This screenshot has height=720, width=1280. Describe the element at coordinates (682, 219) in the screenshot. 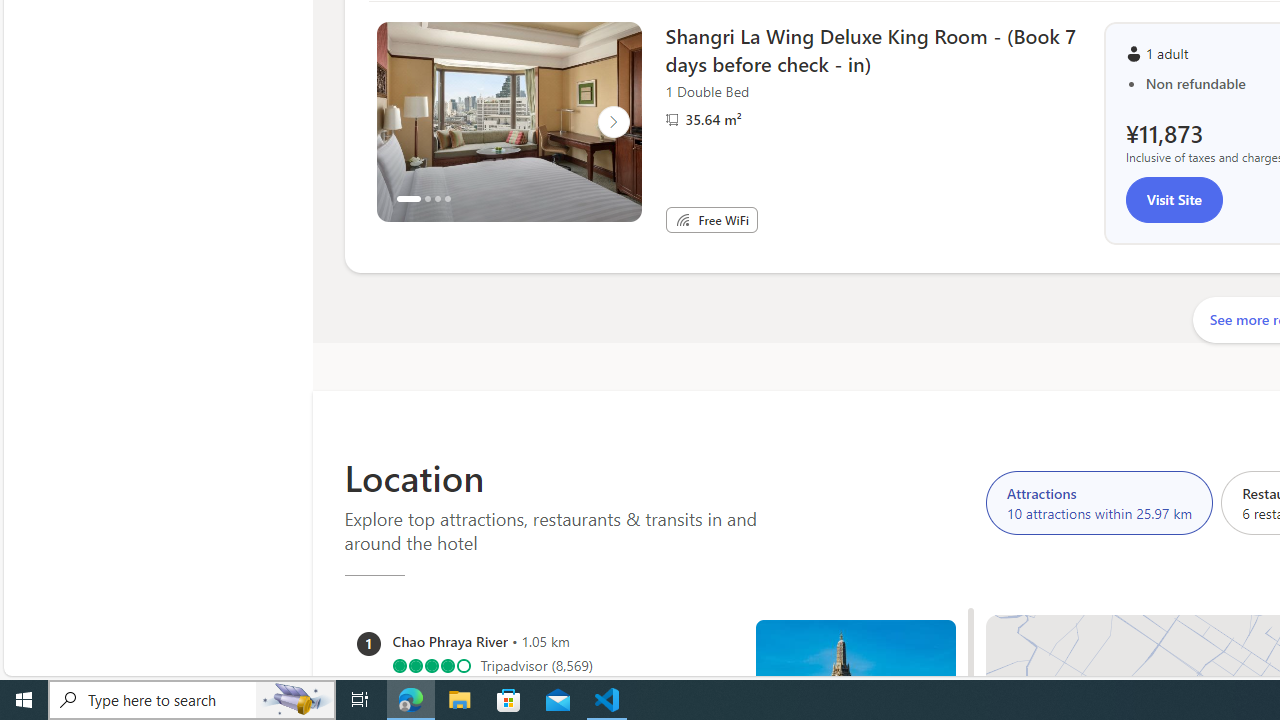

I see `'Free WiFi'` at that location.